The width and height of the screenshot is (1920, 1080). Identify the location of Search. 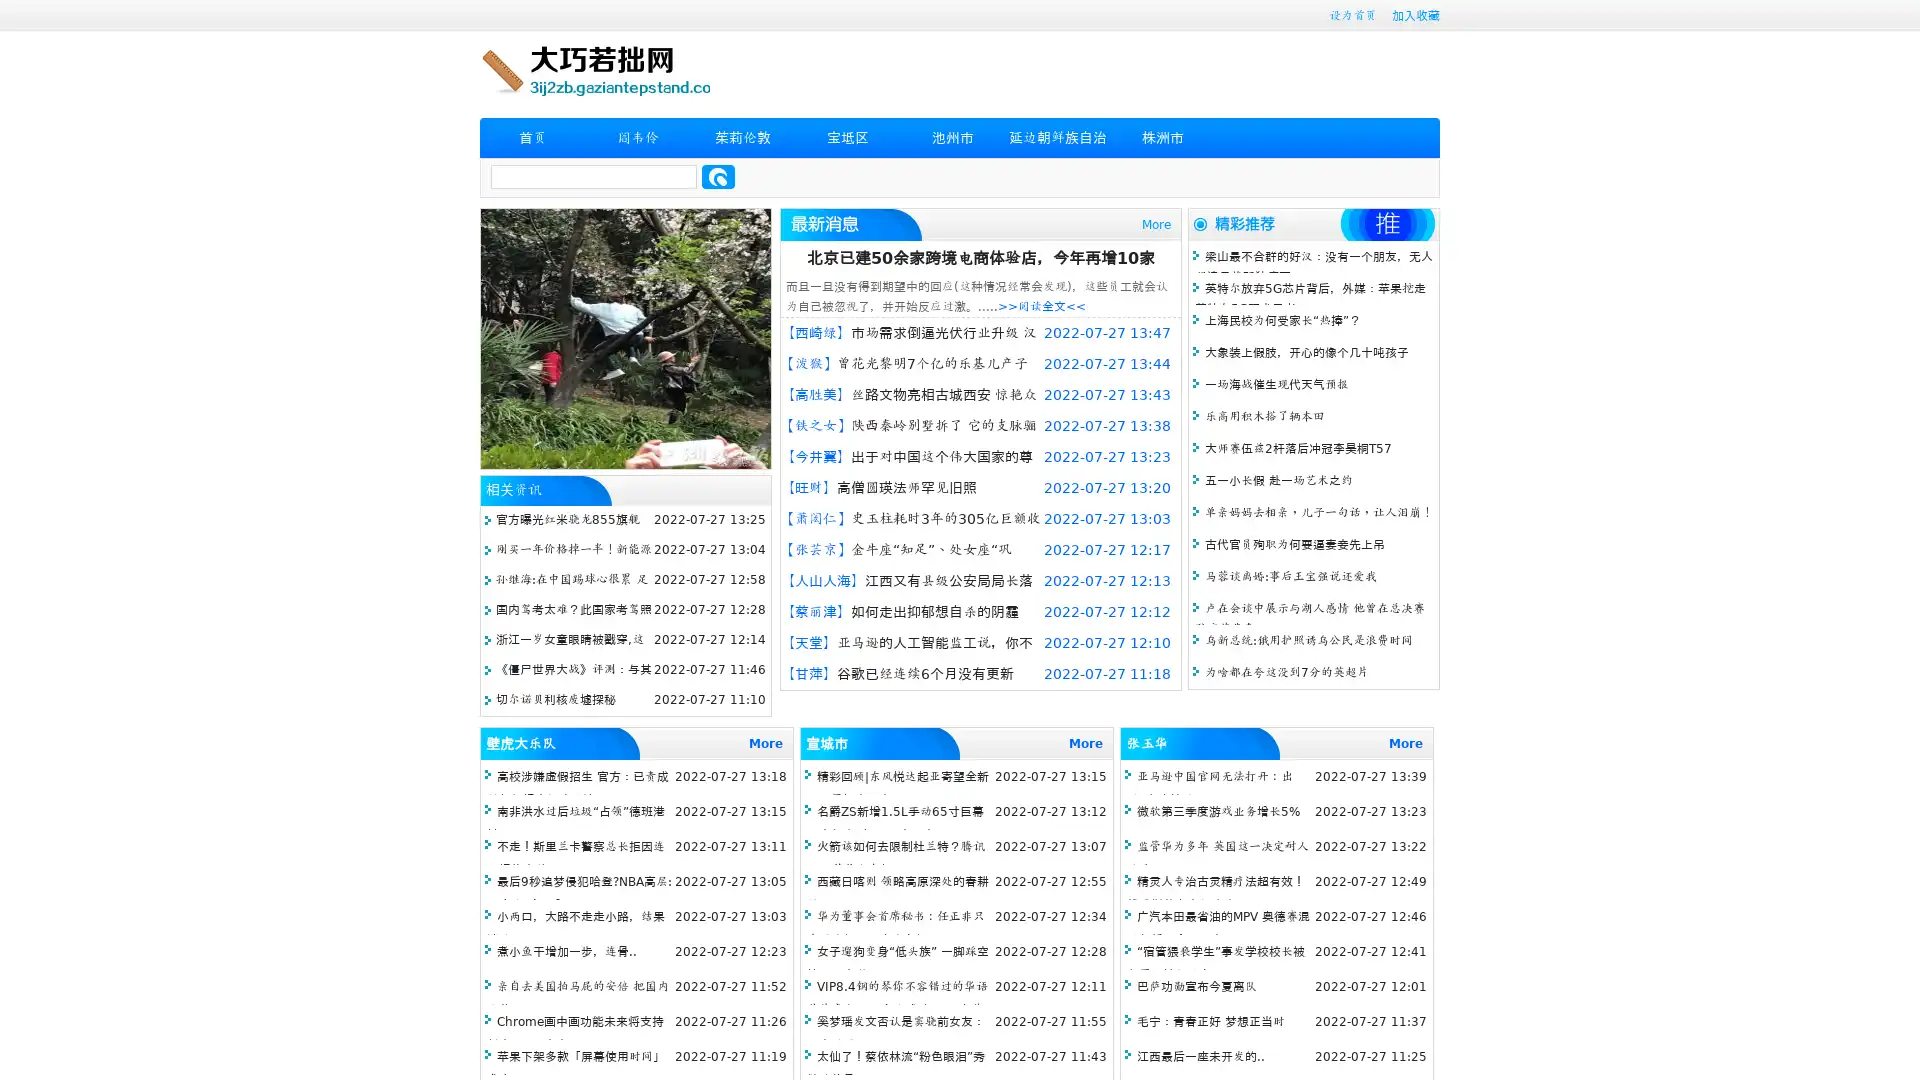
(718, 176).